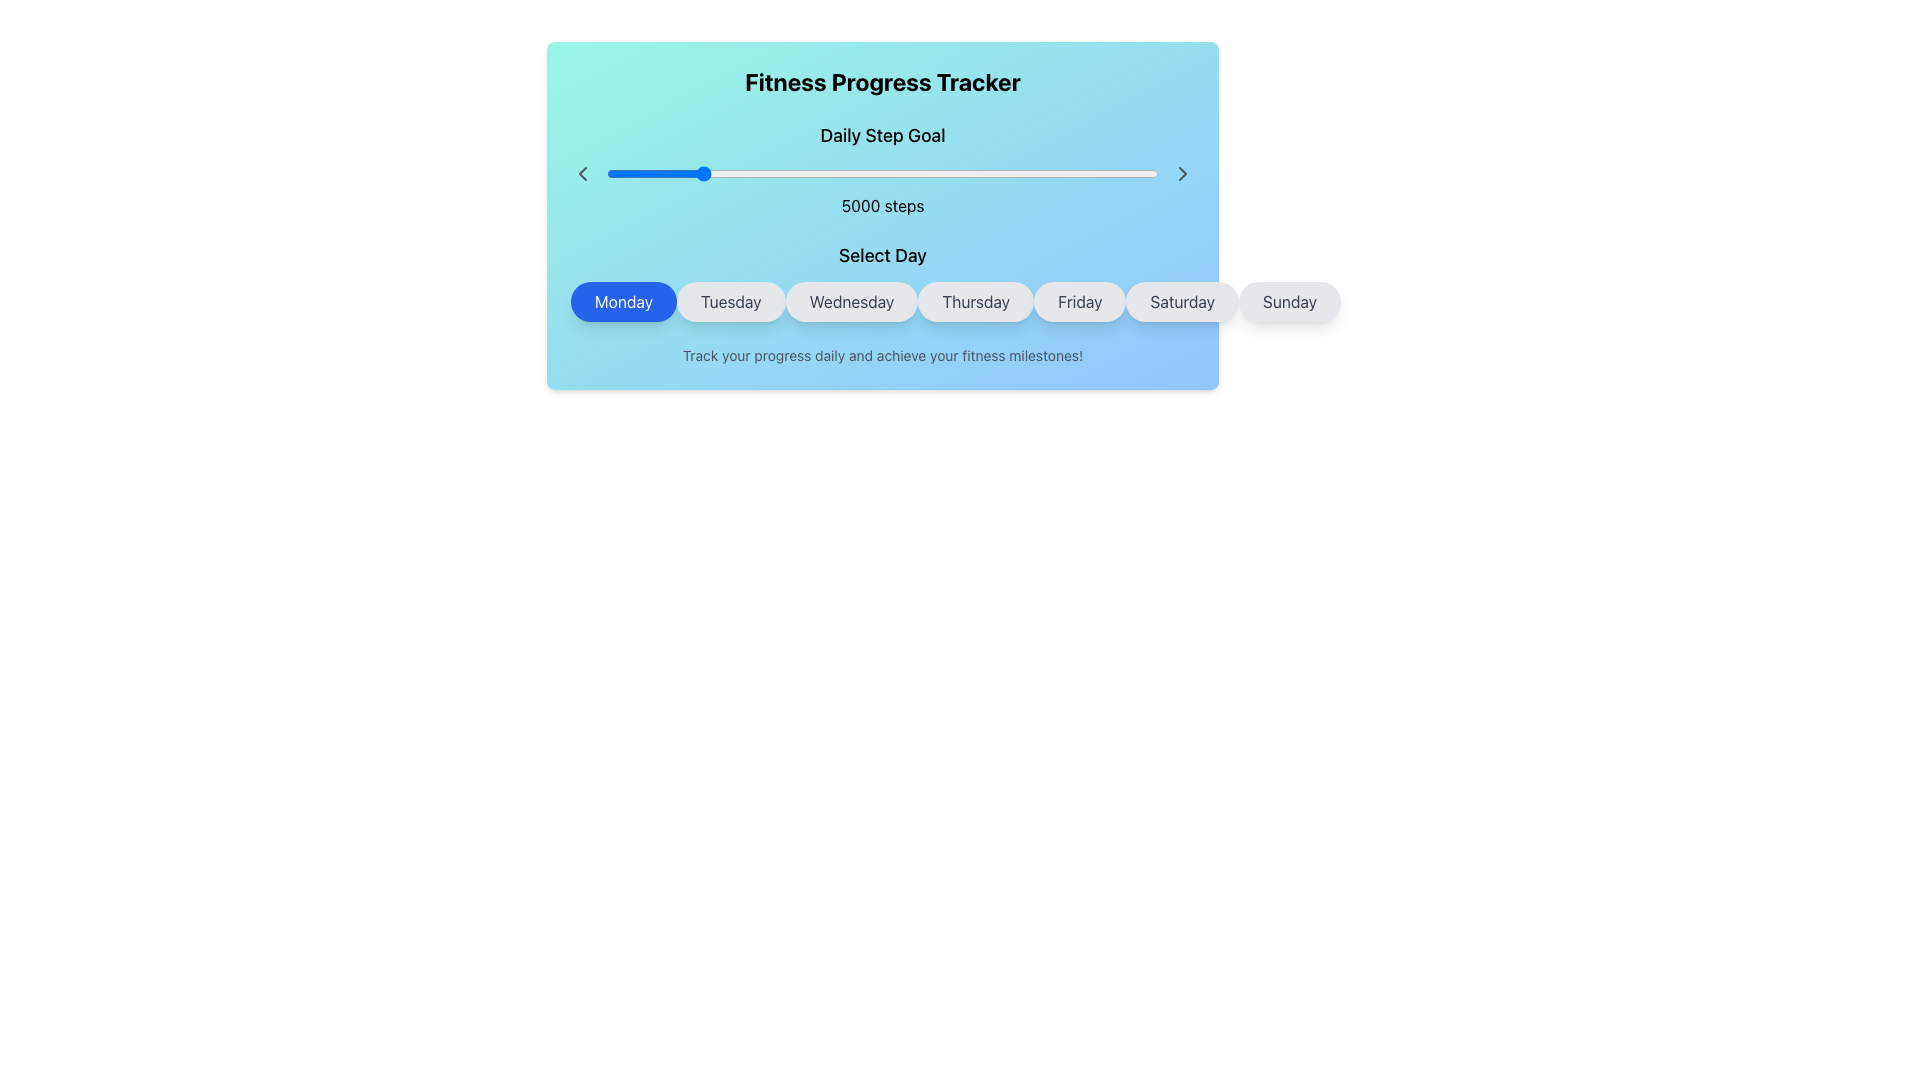  Describe the element at coordinates (882, 301) in the screenshot. I see `the 'Wednesday' button in the day selection row to observe the visual change, as it is highlighted with a shadow effect` at that location.